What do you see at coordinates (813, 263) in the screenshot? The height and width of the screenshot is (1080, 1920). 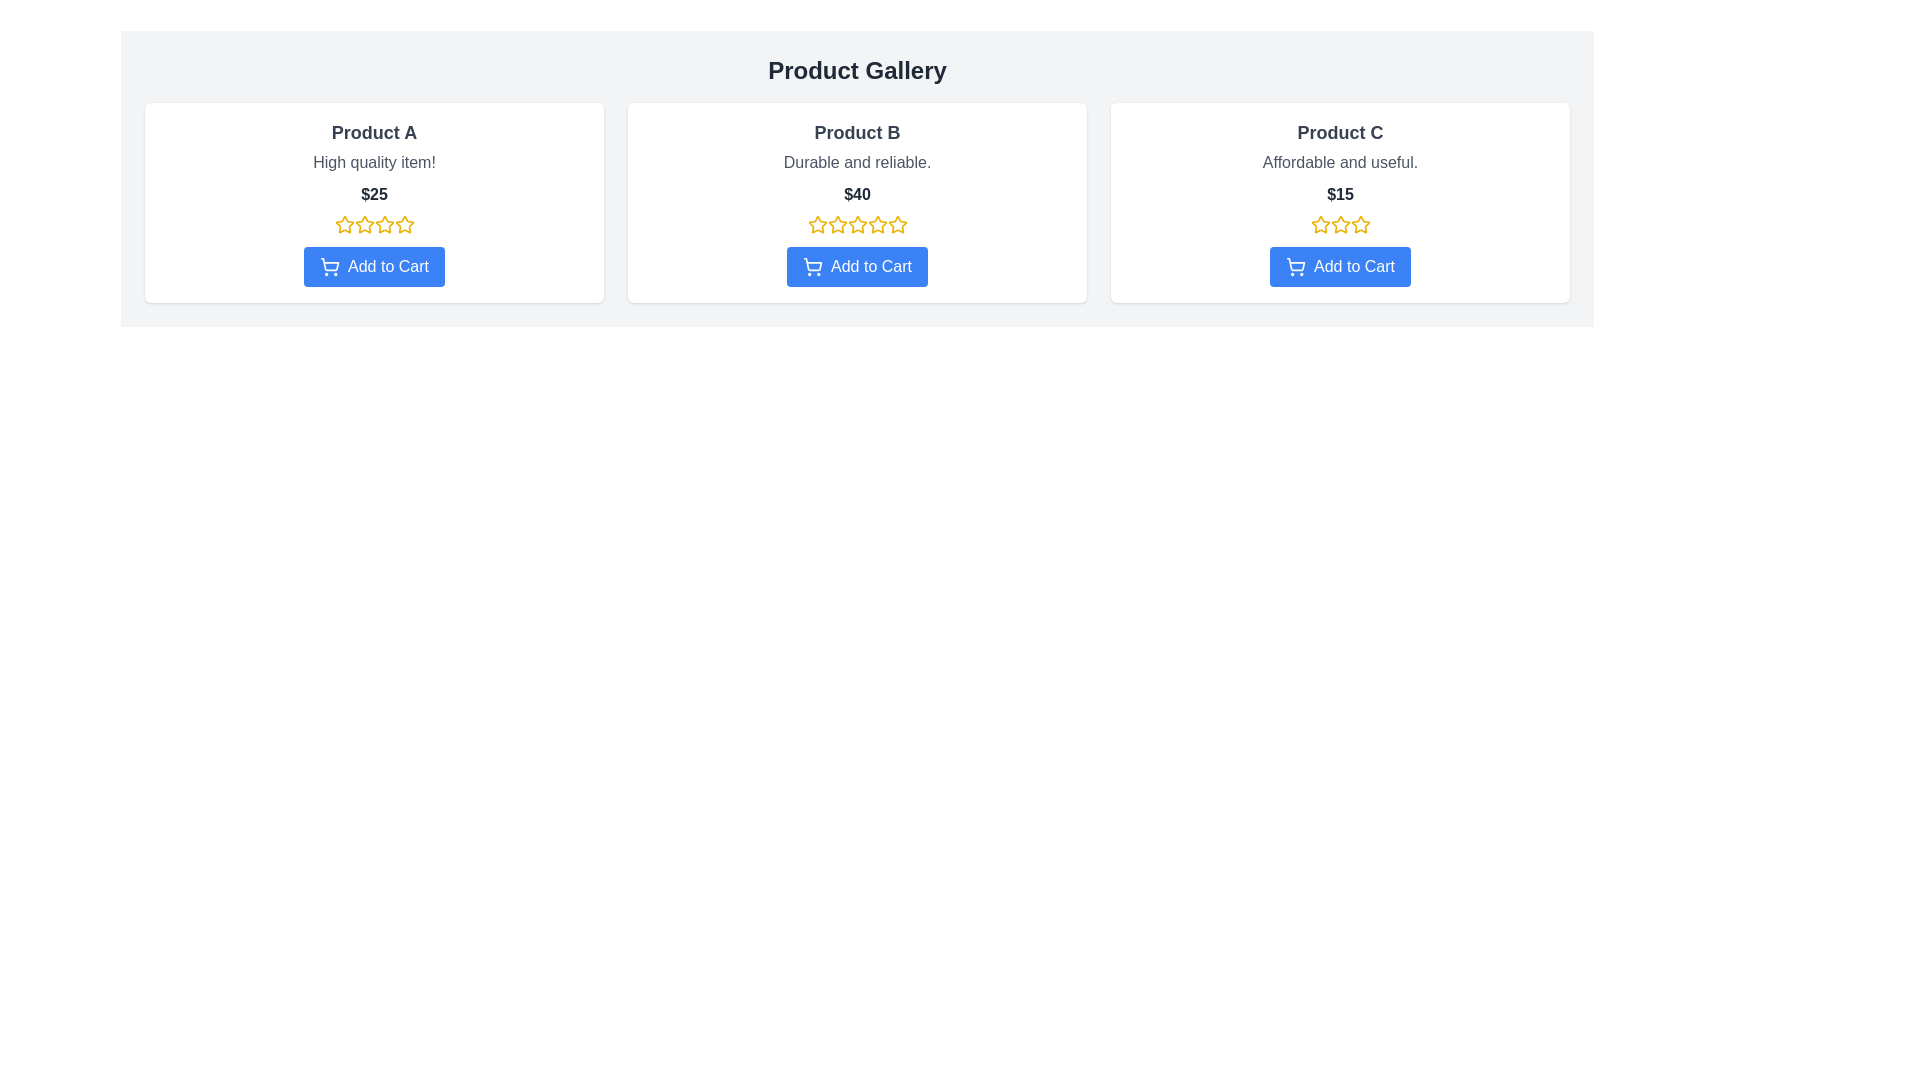 I see `the shopping cart icon representing the Add to Cart functionality for Product B, located within the second product card in the Product Gallery section` at bounding box center [813, 263].